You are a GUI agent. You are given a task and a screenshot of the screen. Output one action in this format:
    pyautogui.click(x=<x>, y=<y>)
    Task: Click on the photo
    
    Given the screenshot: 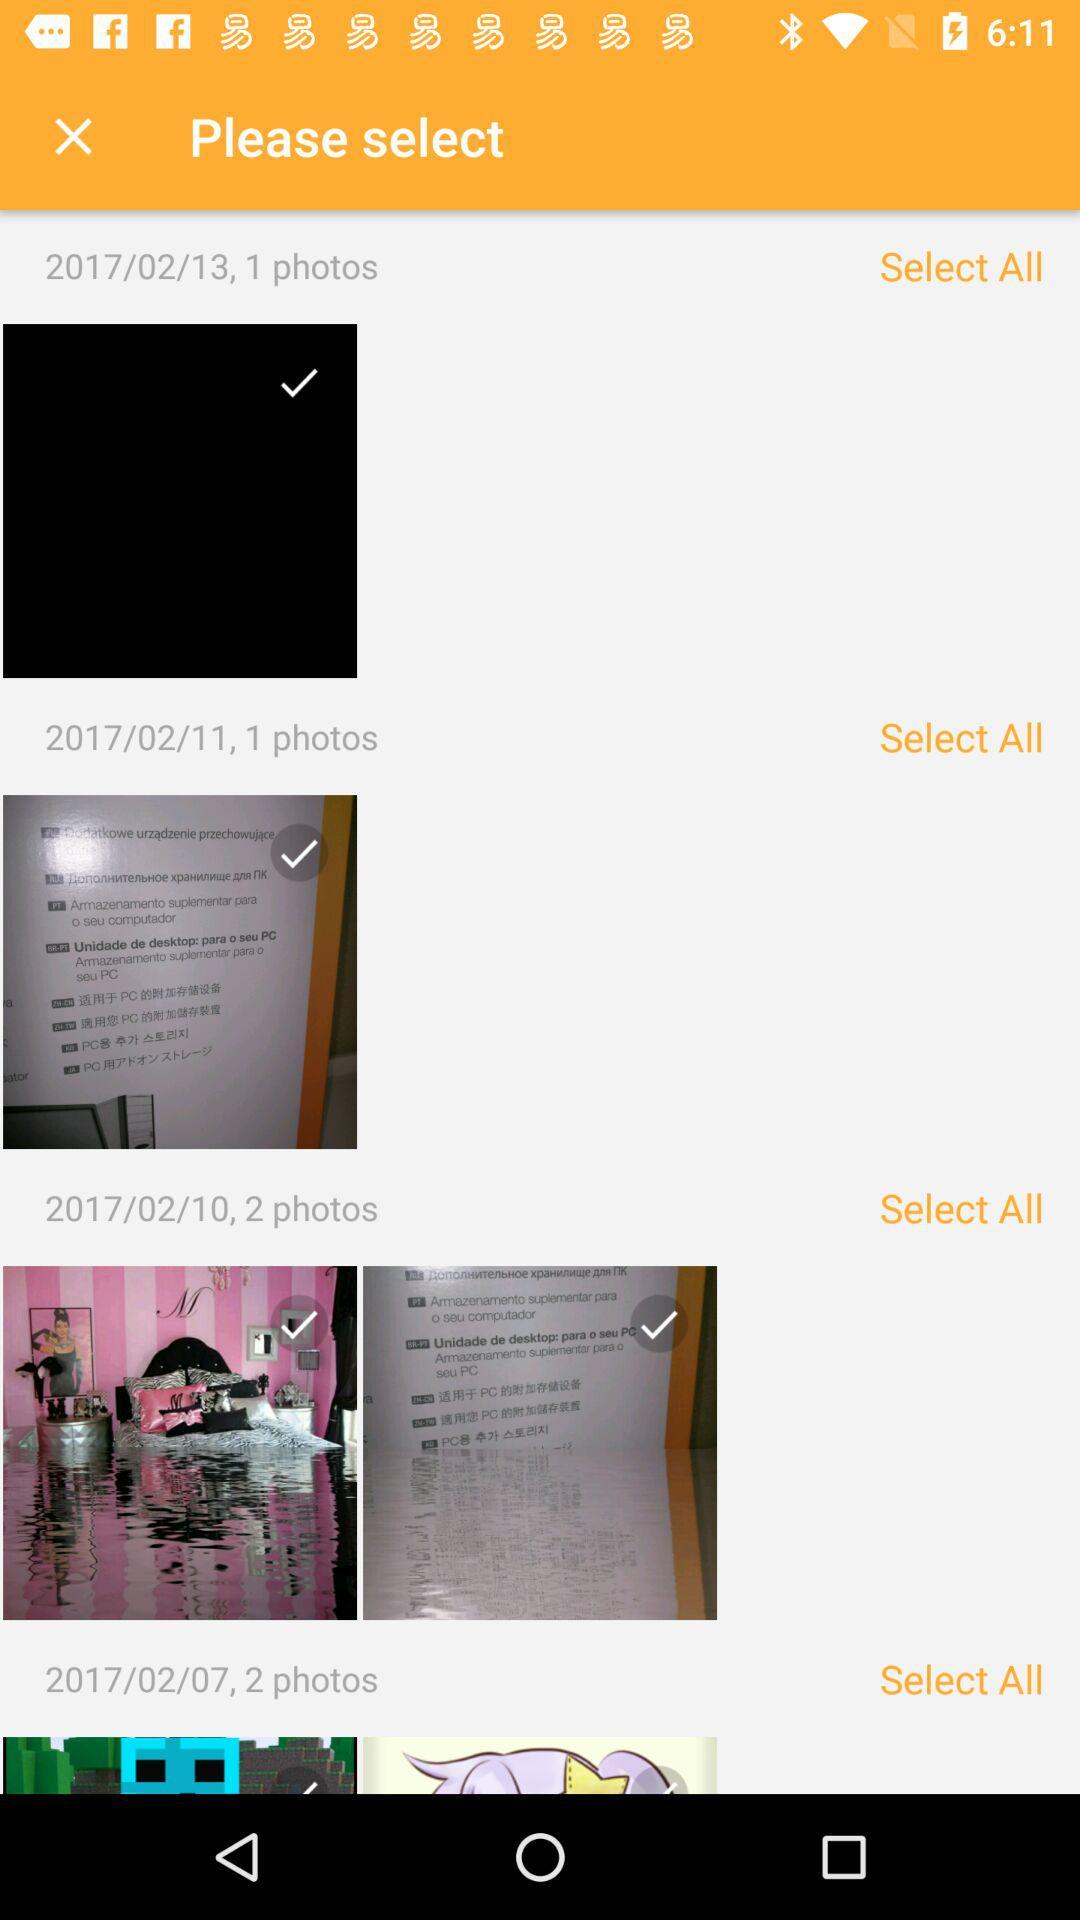 What is the action you would take?
    pyautogui.click(x=291, y=389)
    